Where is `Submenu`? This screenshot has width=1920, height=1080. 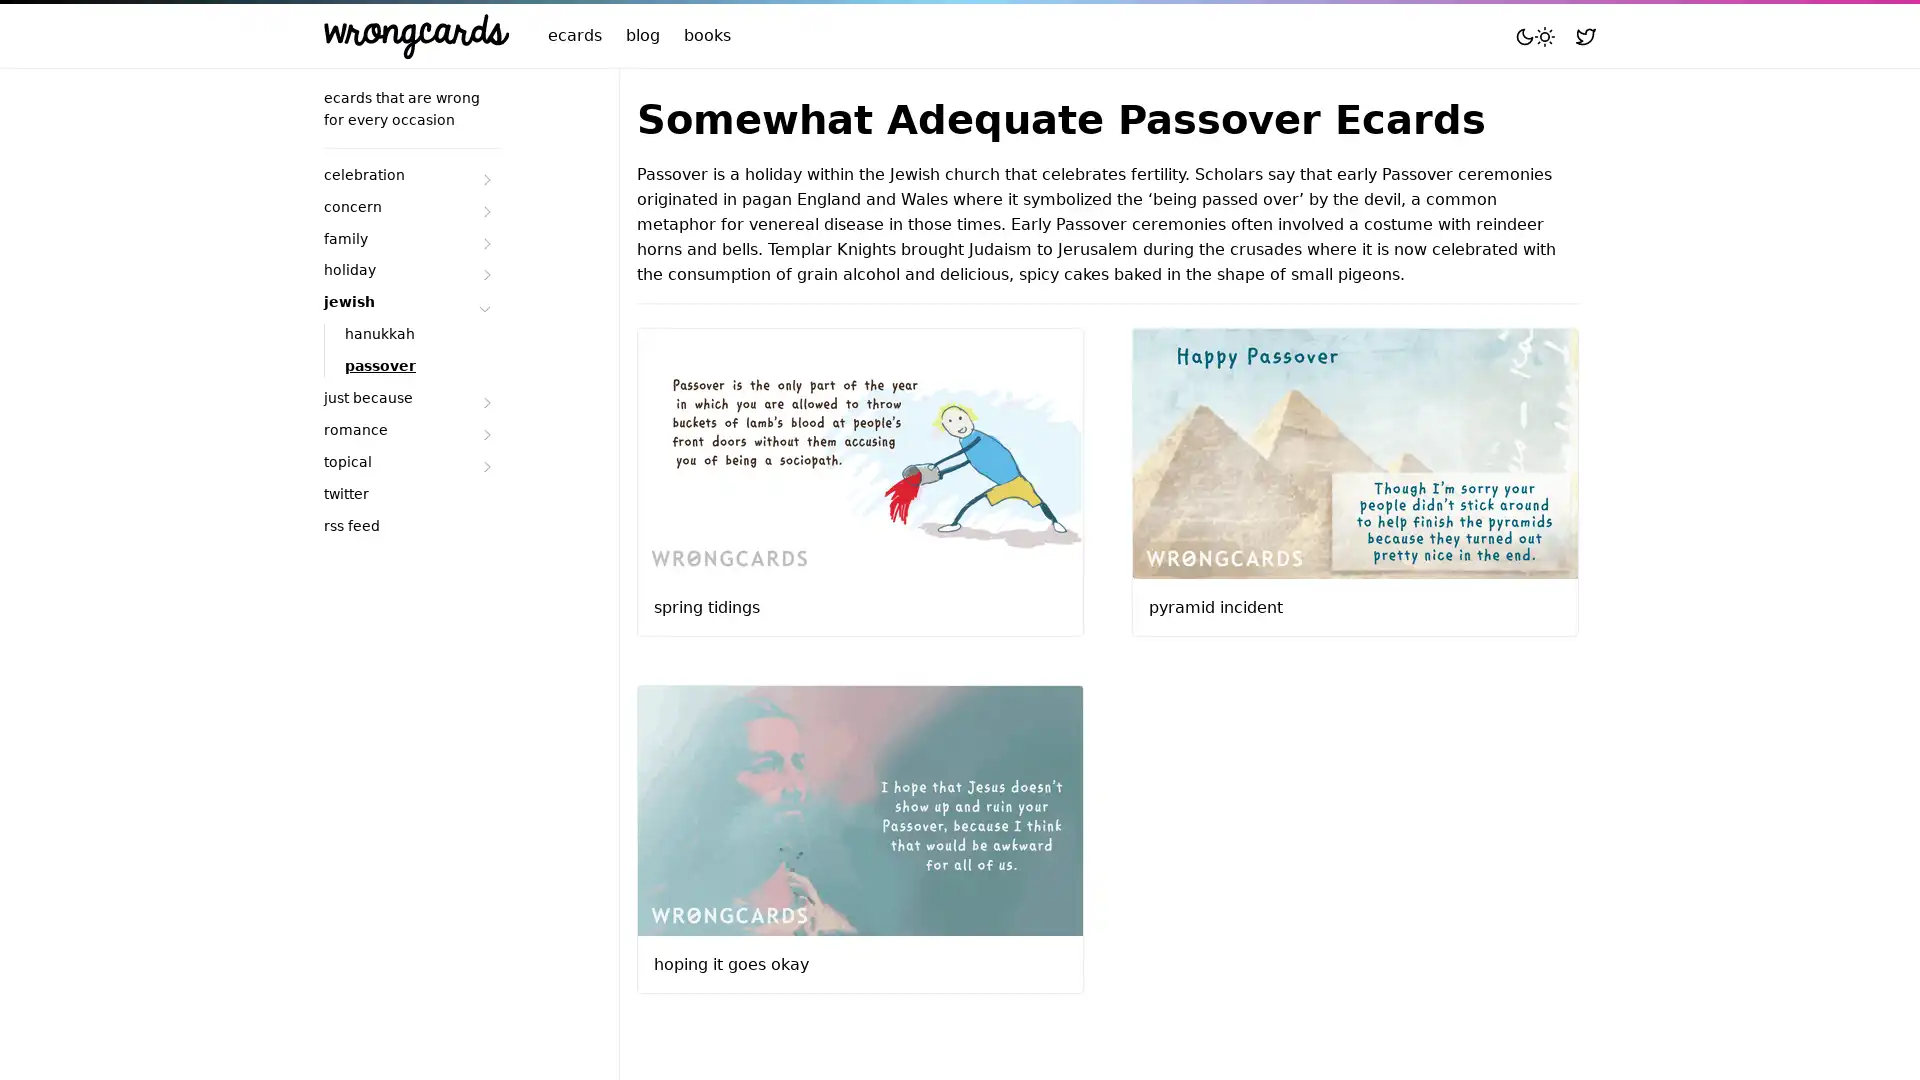
Submenu is located at coordinates (484, 242).